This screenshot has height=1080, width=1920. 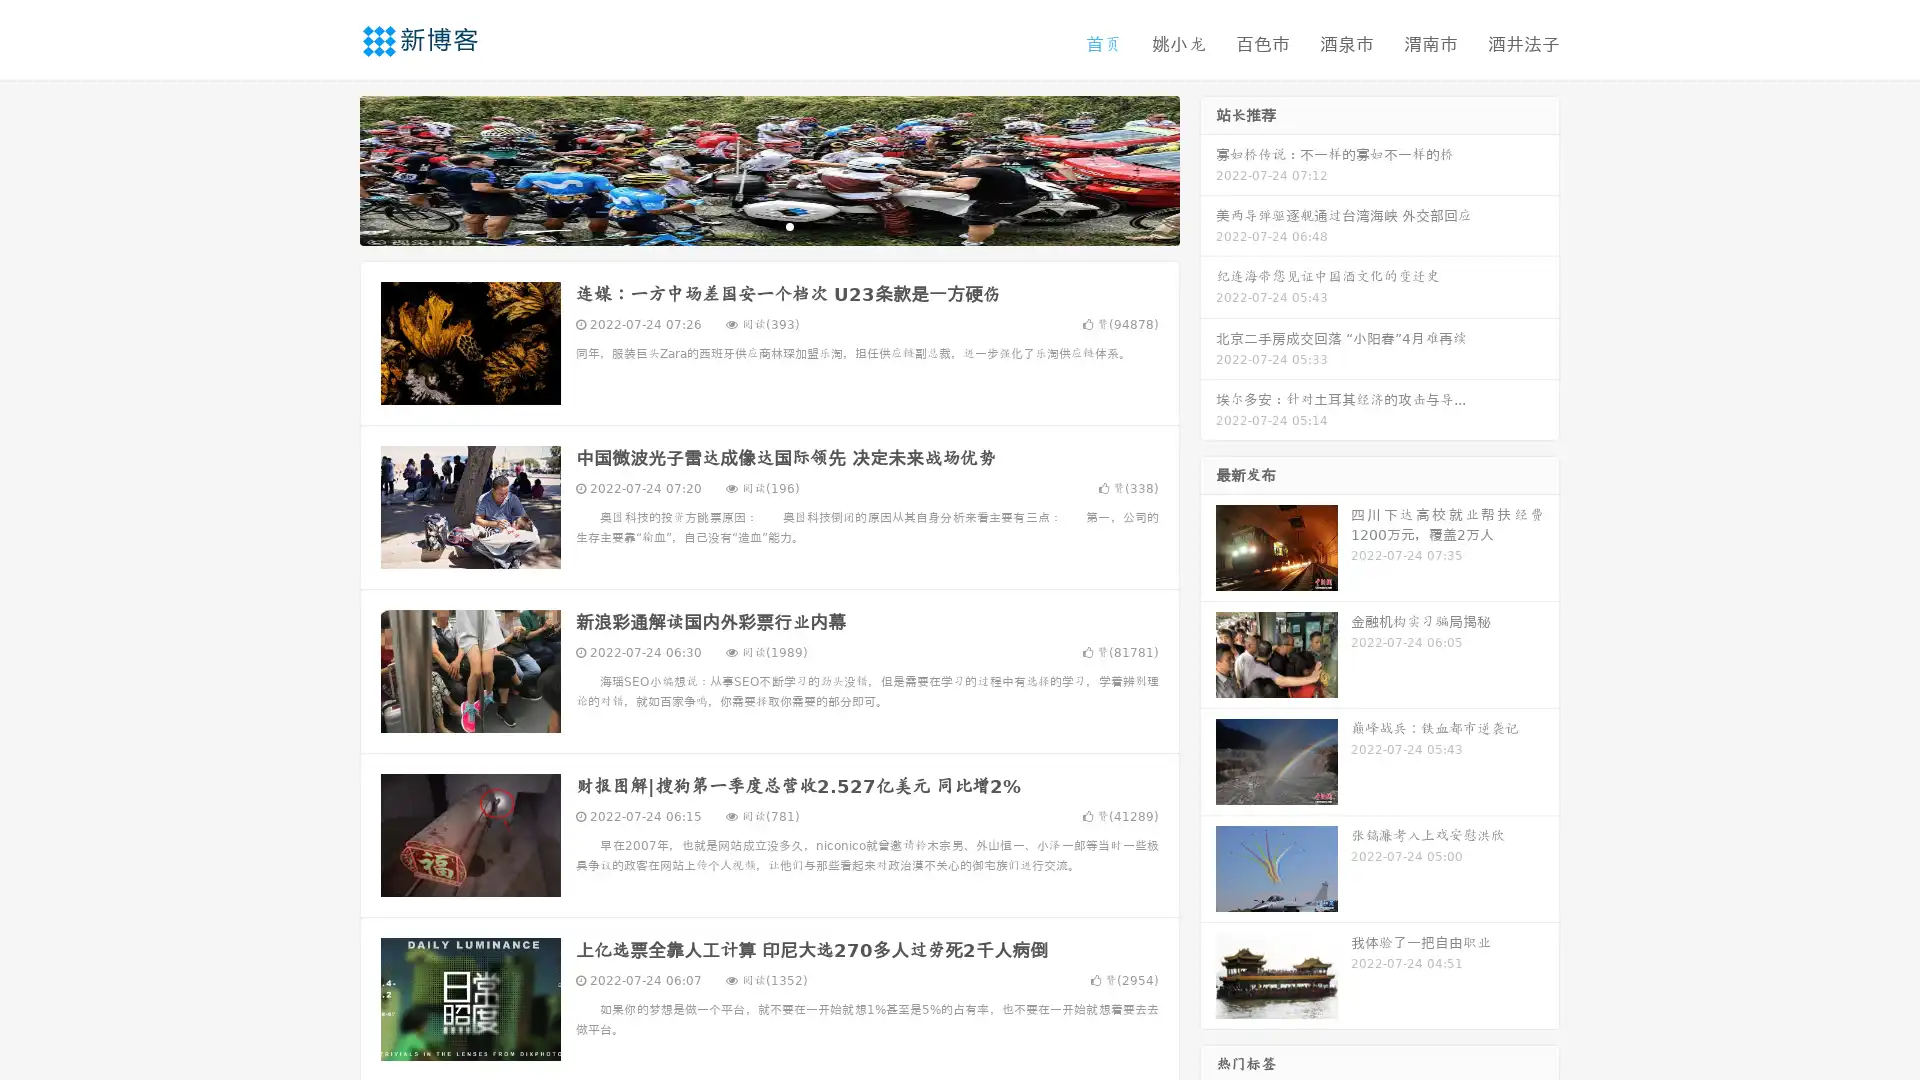 I want to click on Go to slide 2, so click(x=768, y=225).